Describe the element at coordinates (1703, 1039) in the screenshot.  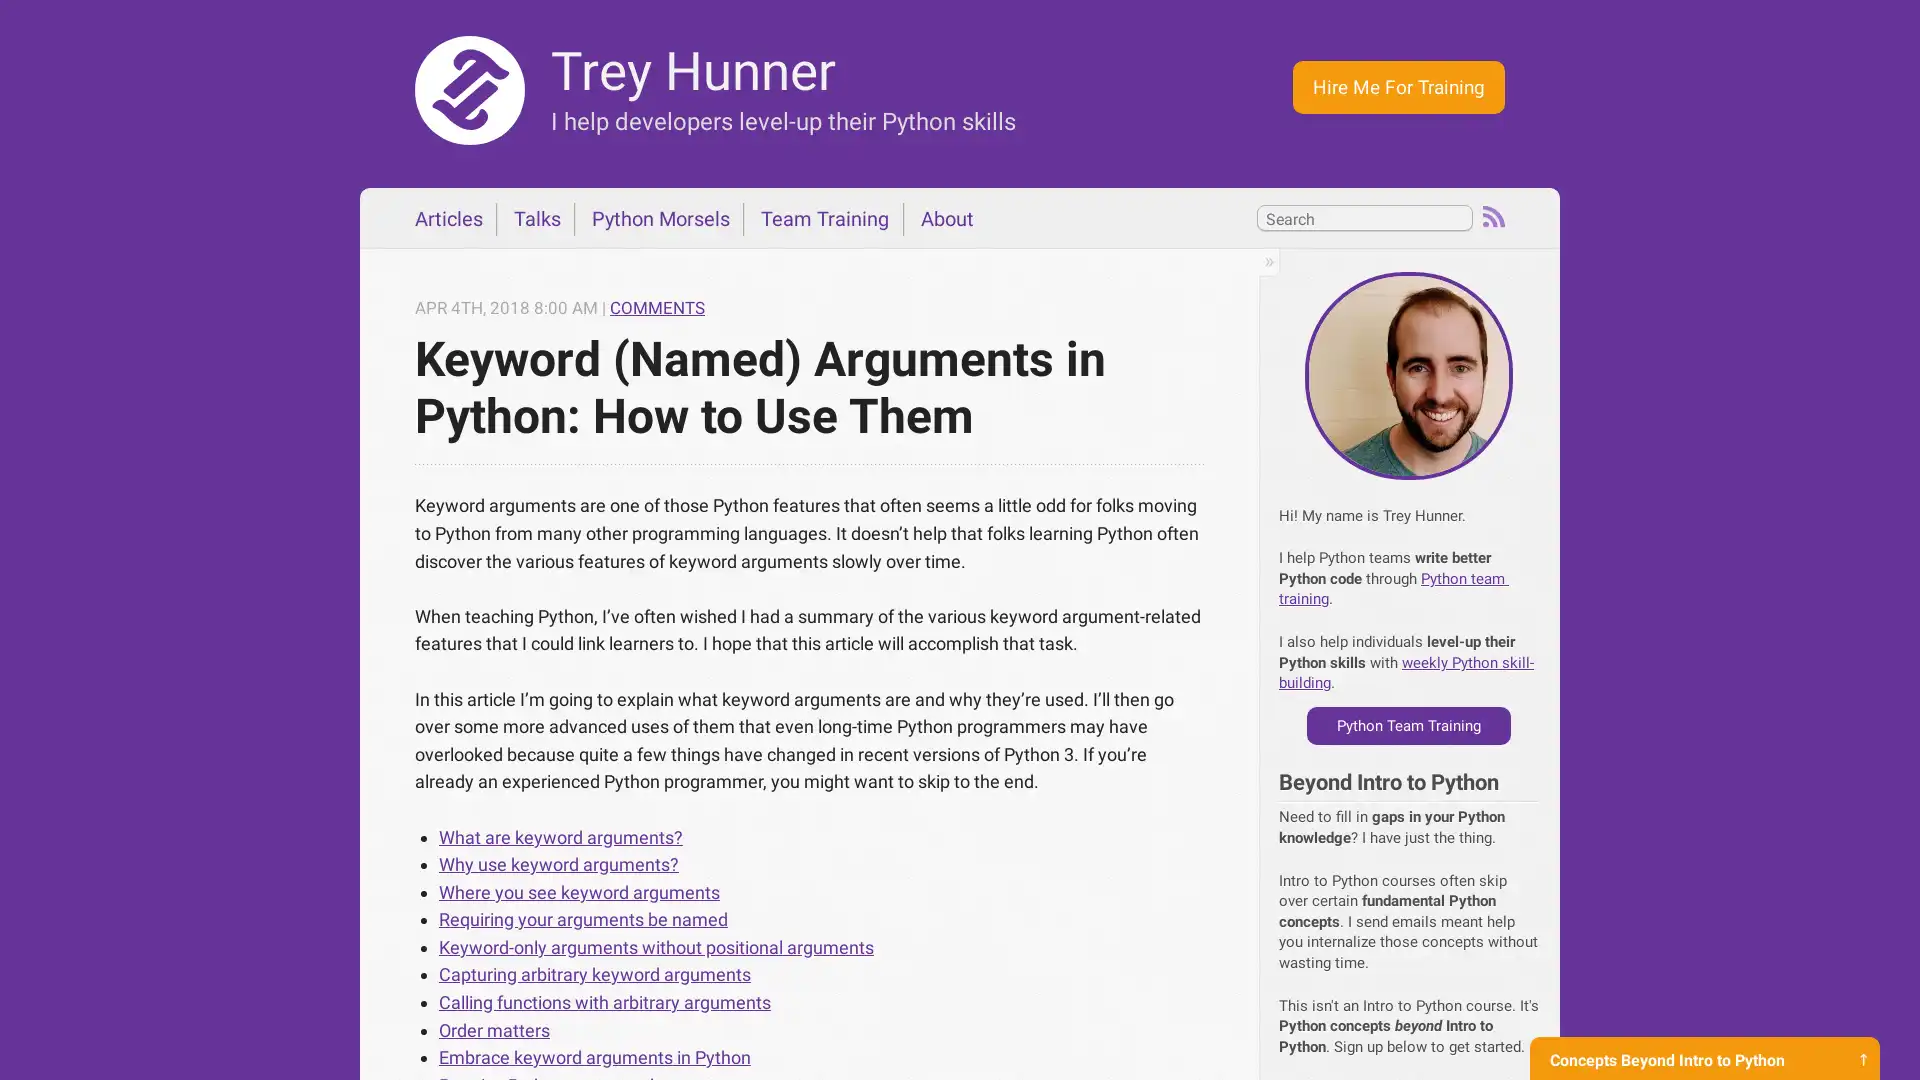
I see `Sign up for Python Concepts` at that location.